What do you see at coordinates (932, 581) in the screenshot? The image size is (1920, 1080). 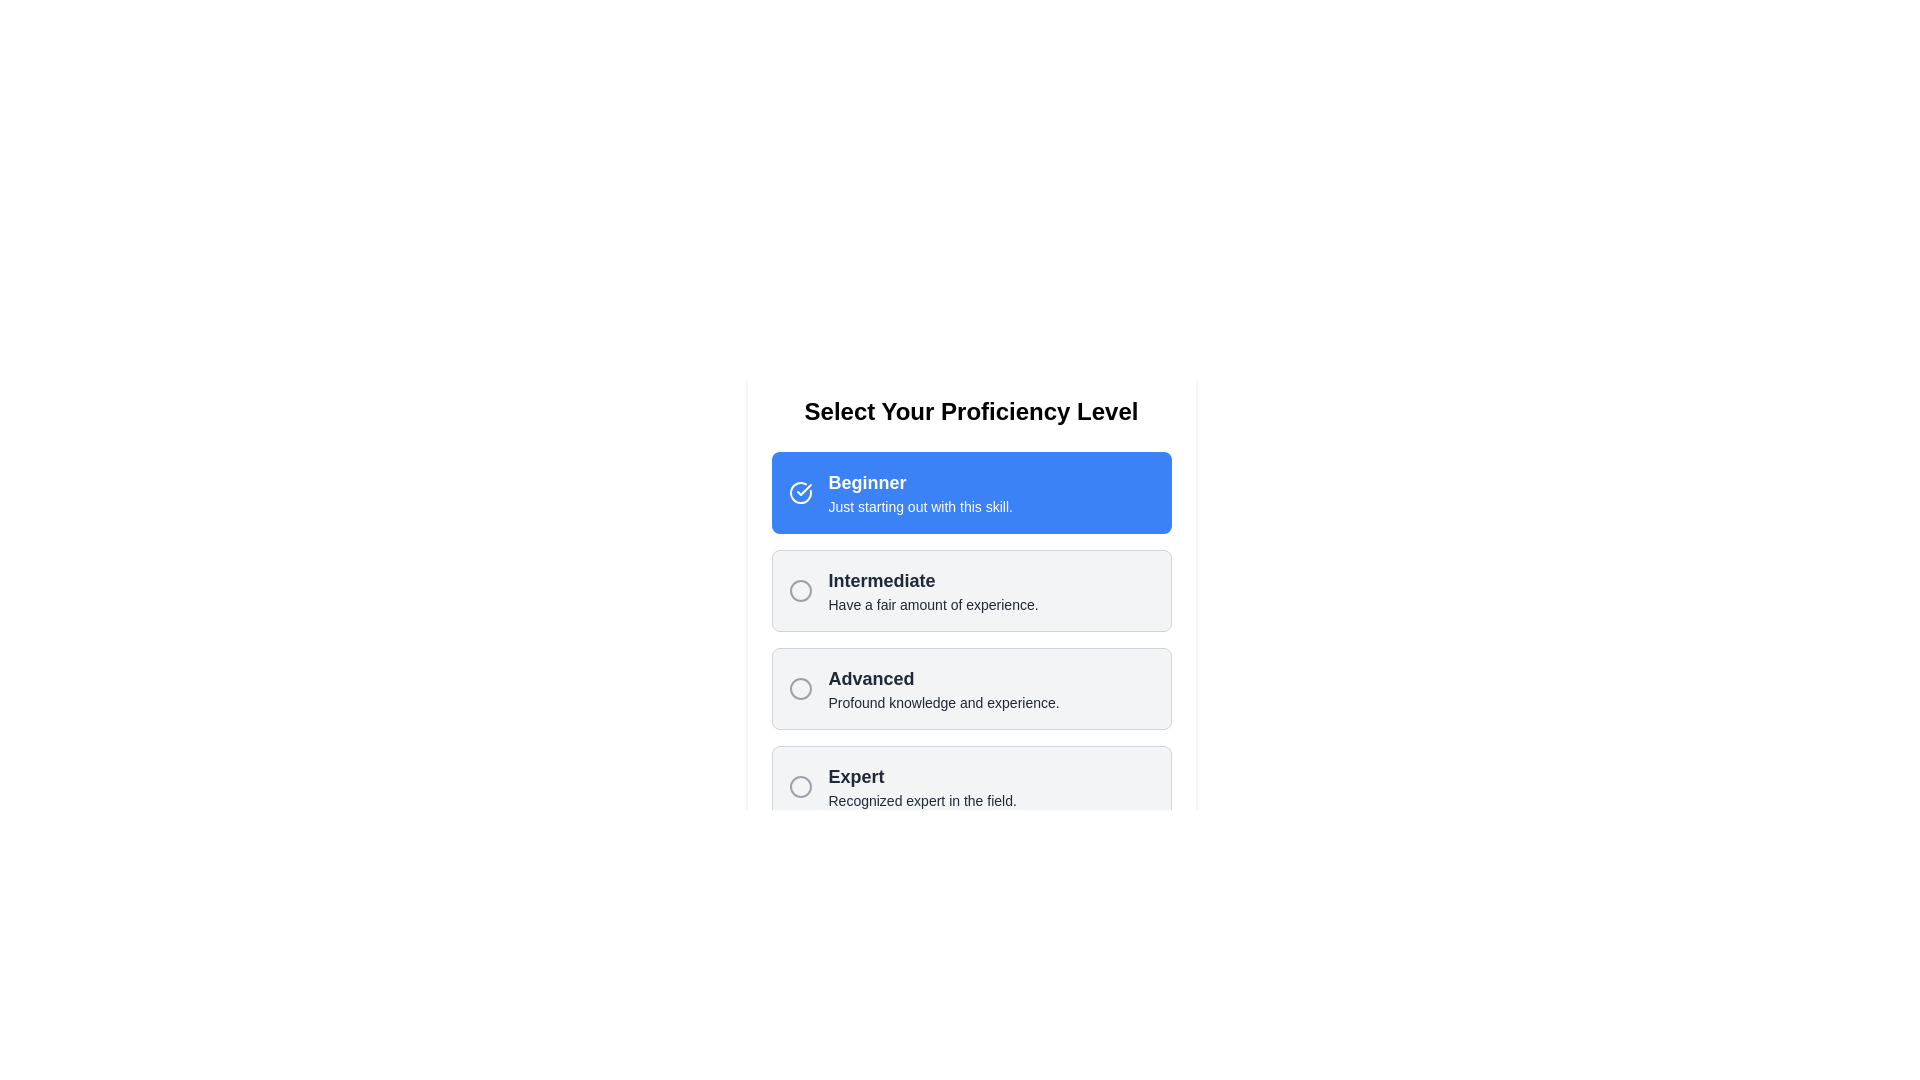 I see `the proficiency level label, which is the bold header of the second option in the 'Select Your Proficiency Level' list` at bounding box center [932, 581].